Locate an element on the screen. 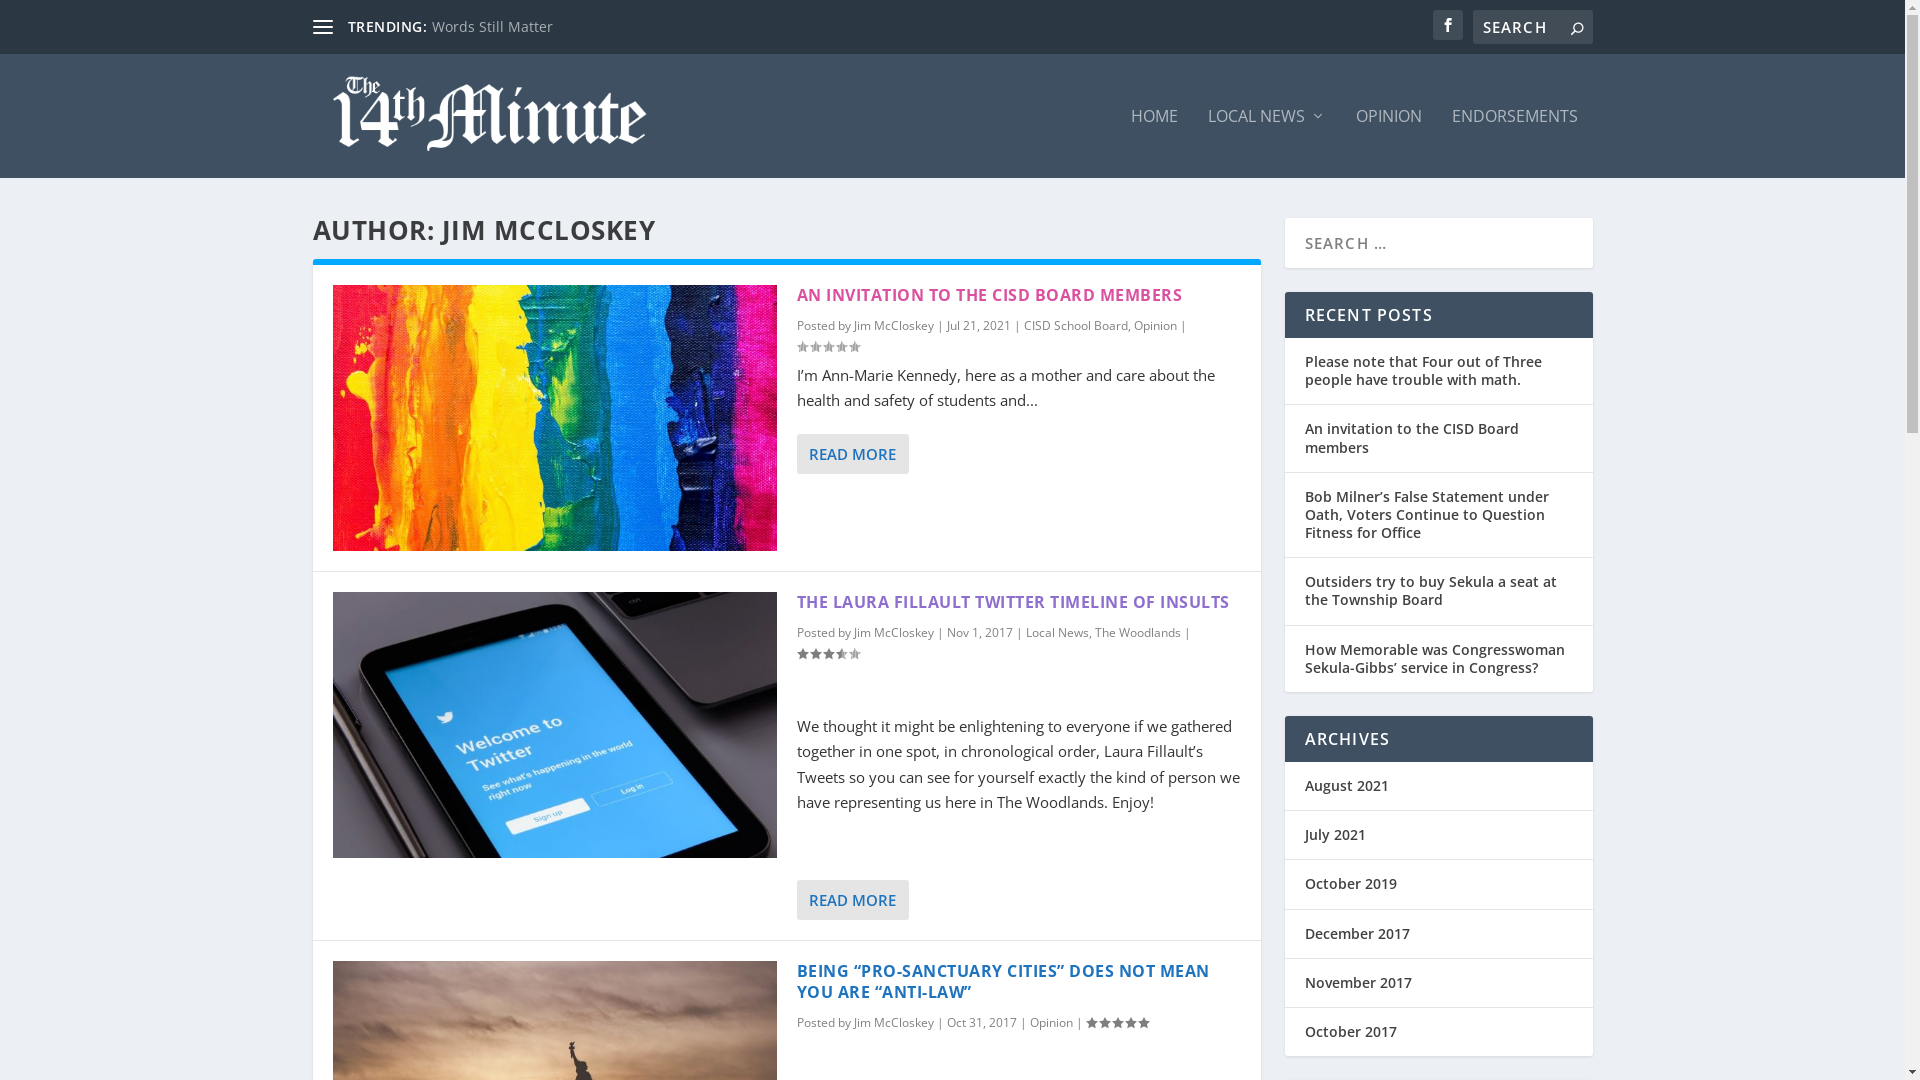 The height and width of the screenshot is (1080, 1920). 'October 2017' is located at coordinates (1304, 1031).